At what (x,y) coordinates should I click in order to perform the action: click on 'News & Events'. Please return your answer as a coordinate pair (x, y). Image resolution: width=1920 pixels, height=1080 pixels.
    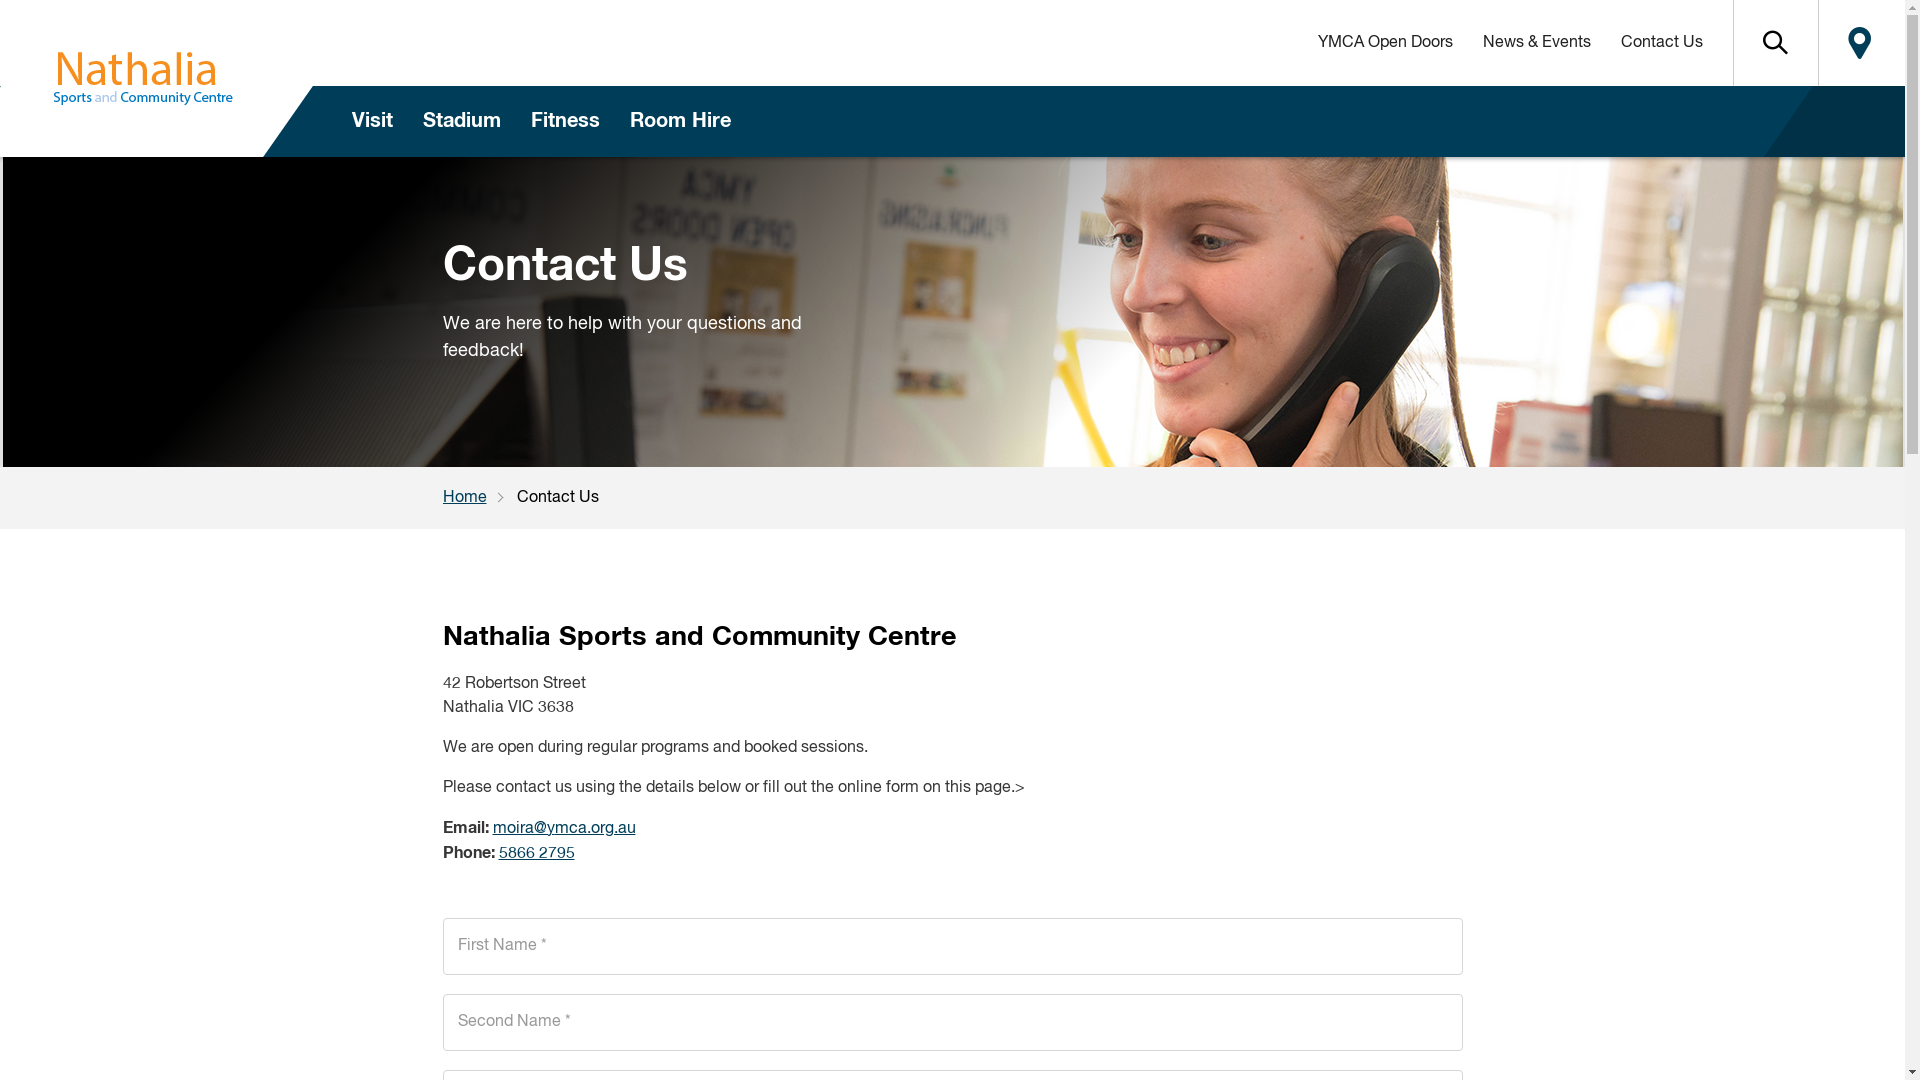
    Looking at the image, I should click on (1535, 42).